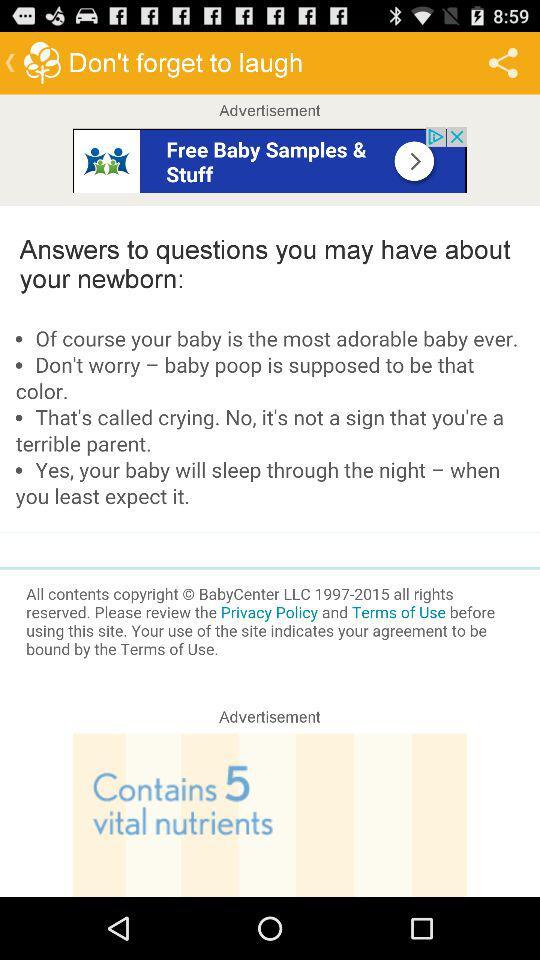  What do you see at coordinates (270, 815) in the screenshot?
I see `advertisement` at bounding box center [270, 815].